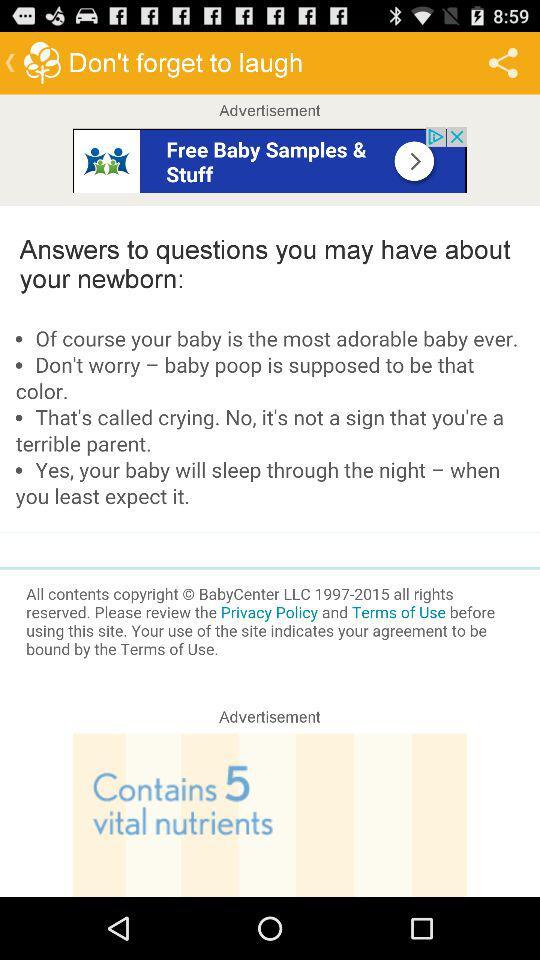  What do you see at coordinates (270, 815) in the screenshot?
I see `advertisement` at bounding box center [270, 815].